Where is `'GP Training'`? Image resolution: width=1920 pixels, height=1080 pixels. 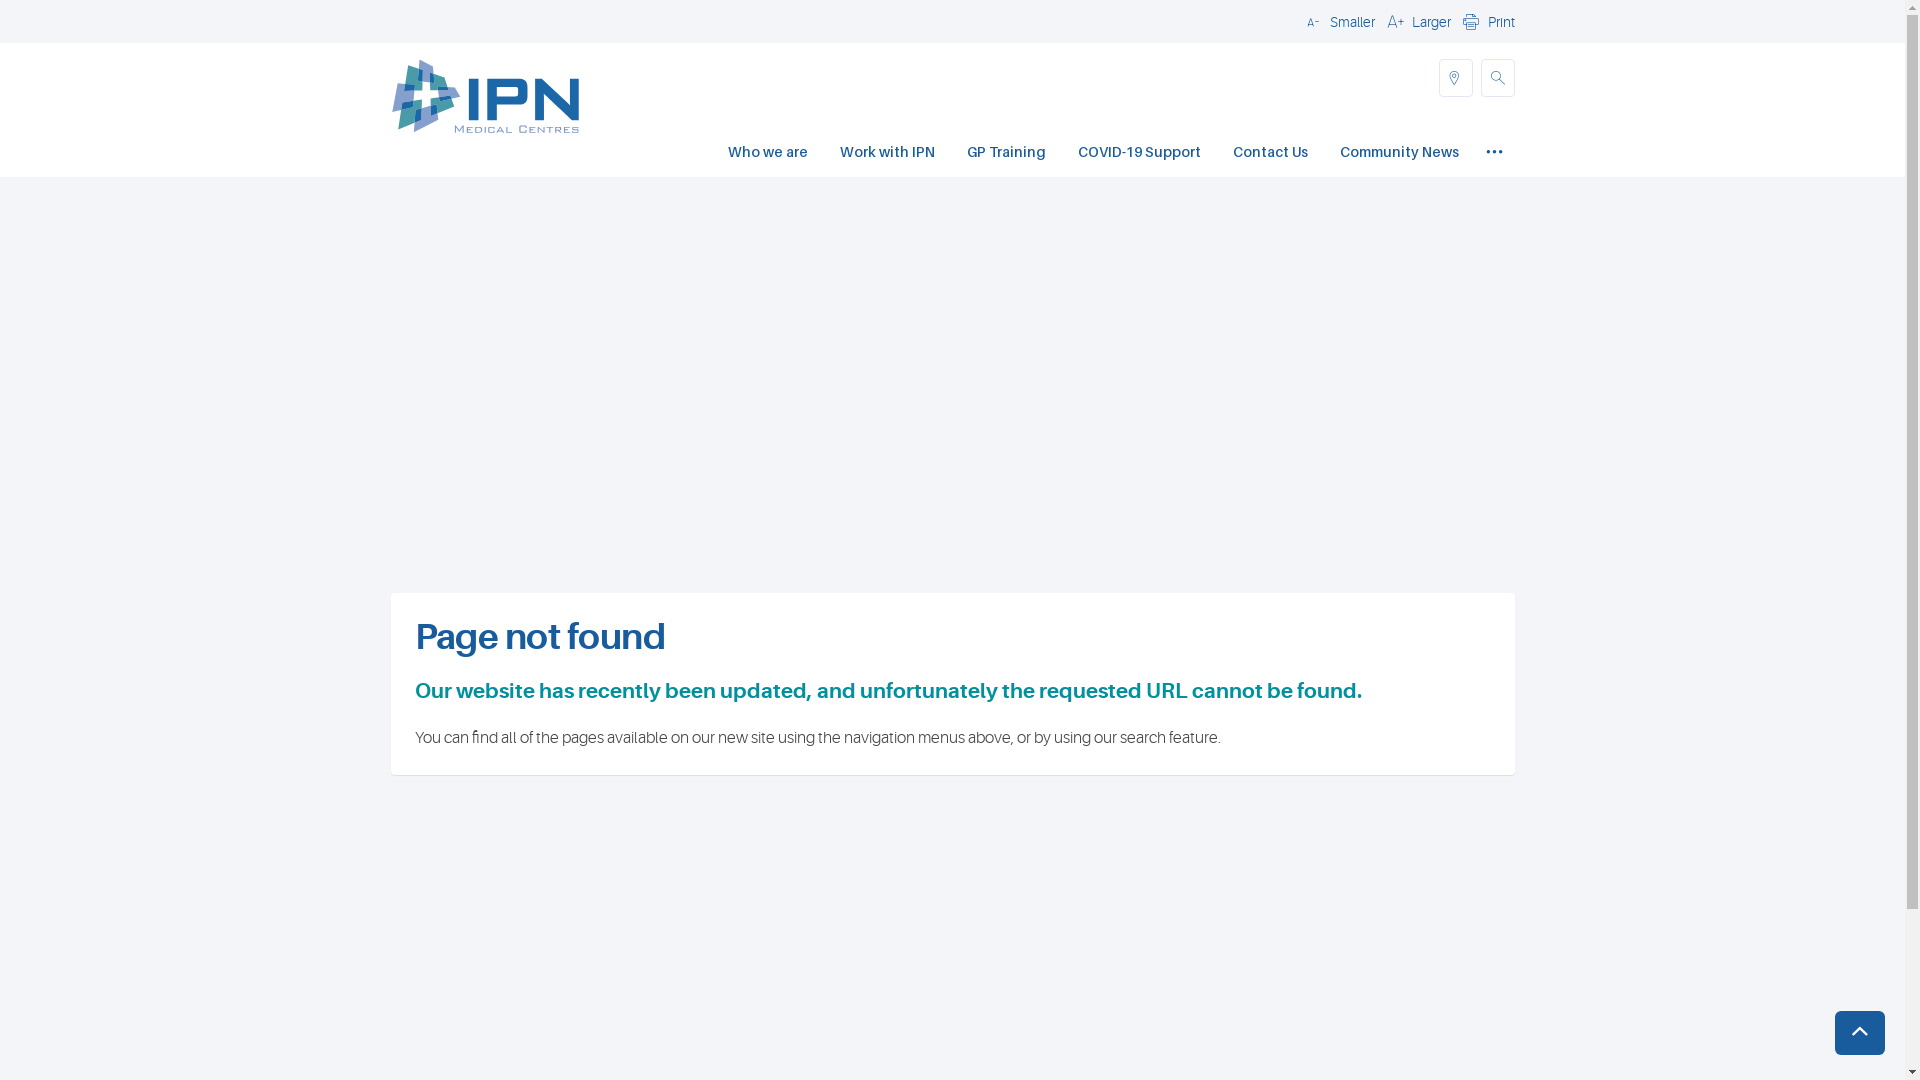
'GP Training' is located at coordinates (1005, 153).